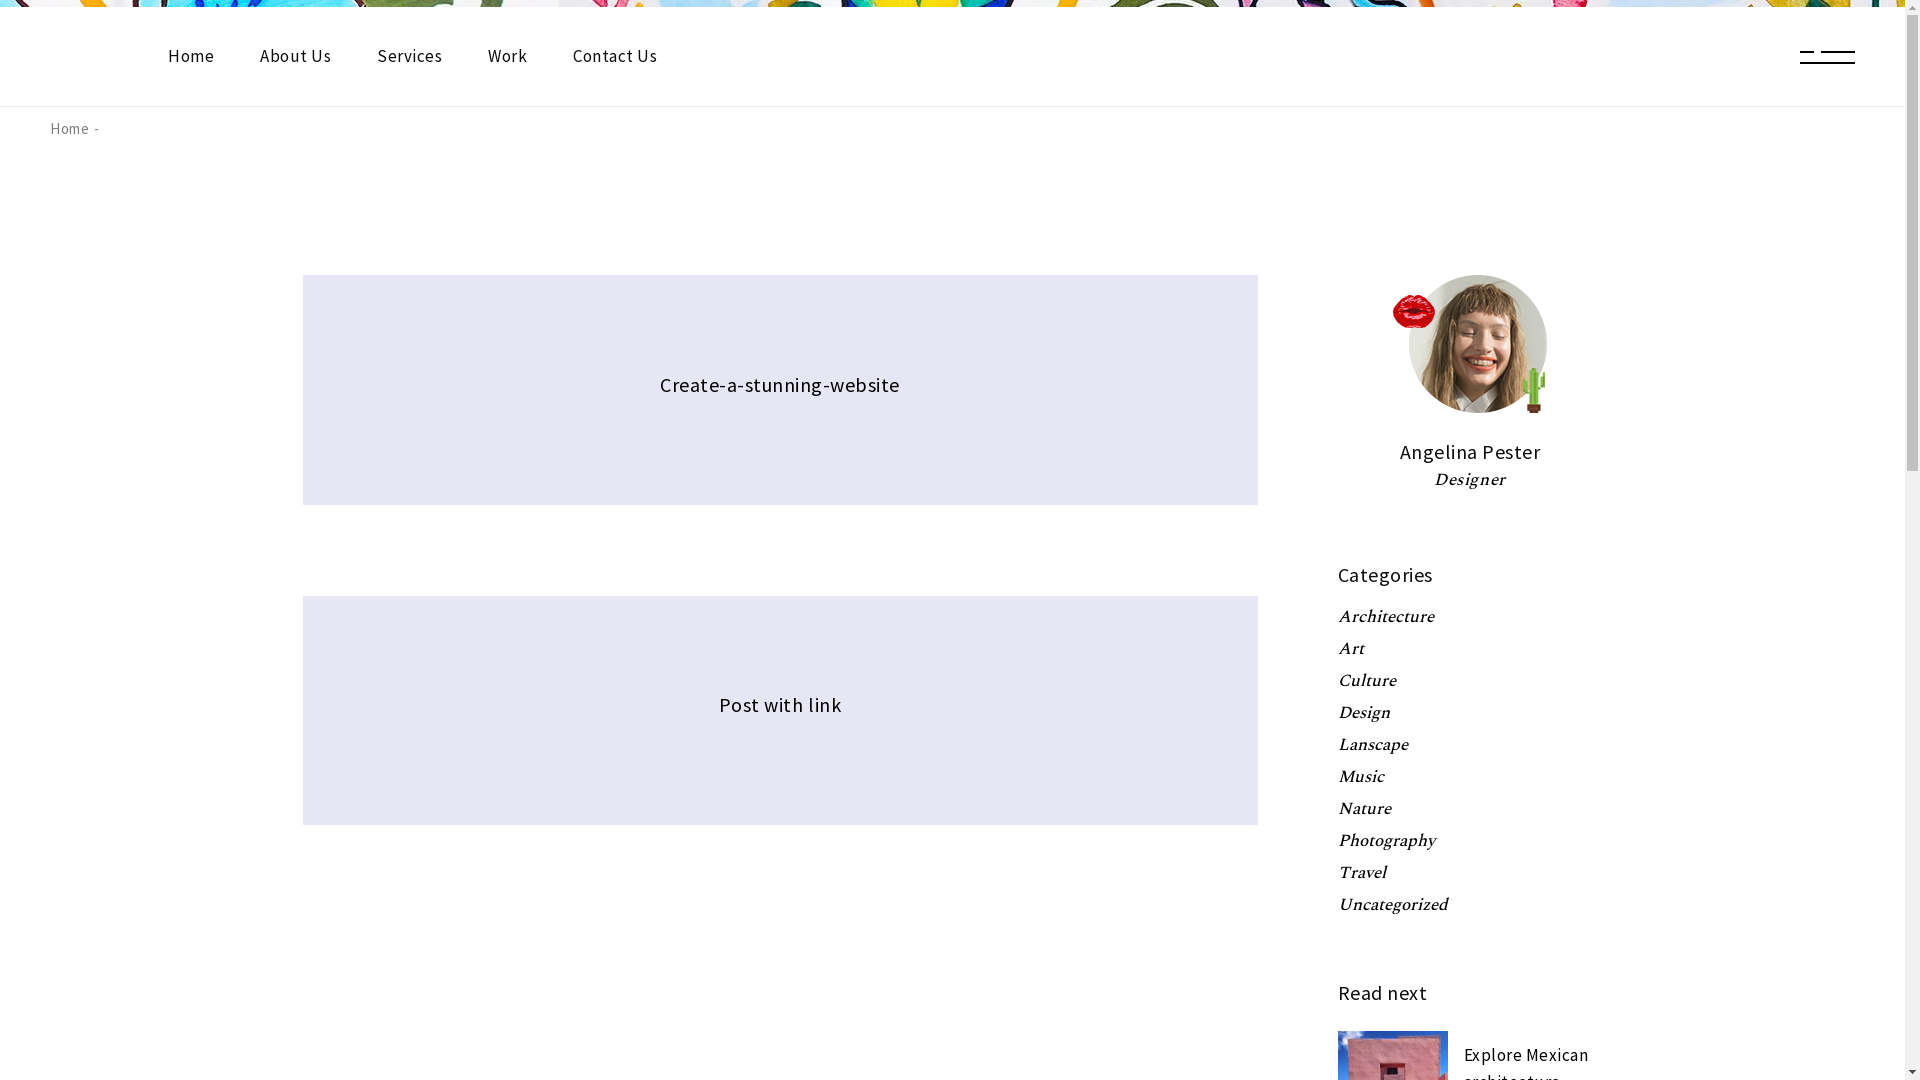  What do you see at coordinates (258, 55) in the screenshot?
I see `'About Us'` at bounding box center [258, 55].